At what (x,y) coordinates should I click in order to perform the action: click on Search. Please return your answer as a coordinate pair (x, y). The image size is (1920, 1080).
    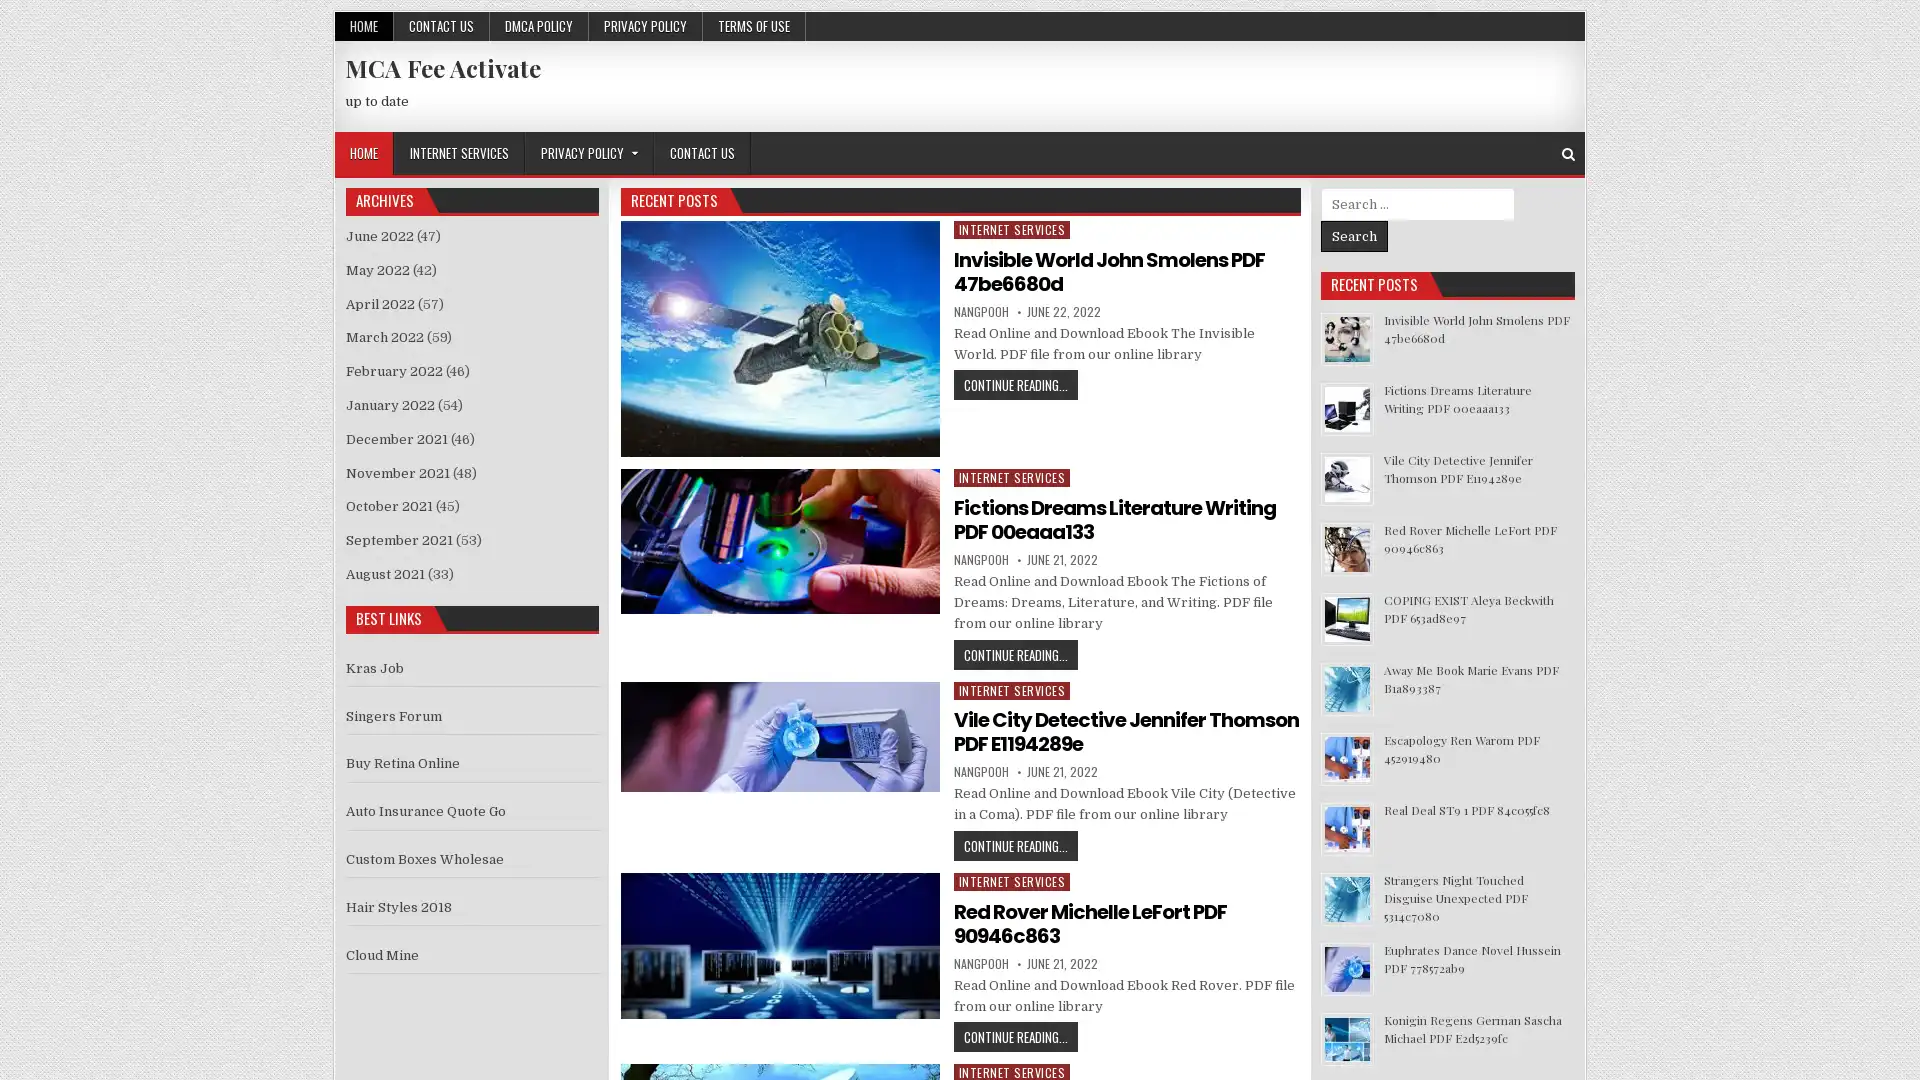
    Looking at the image, I should click on (1354, 235).